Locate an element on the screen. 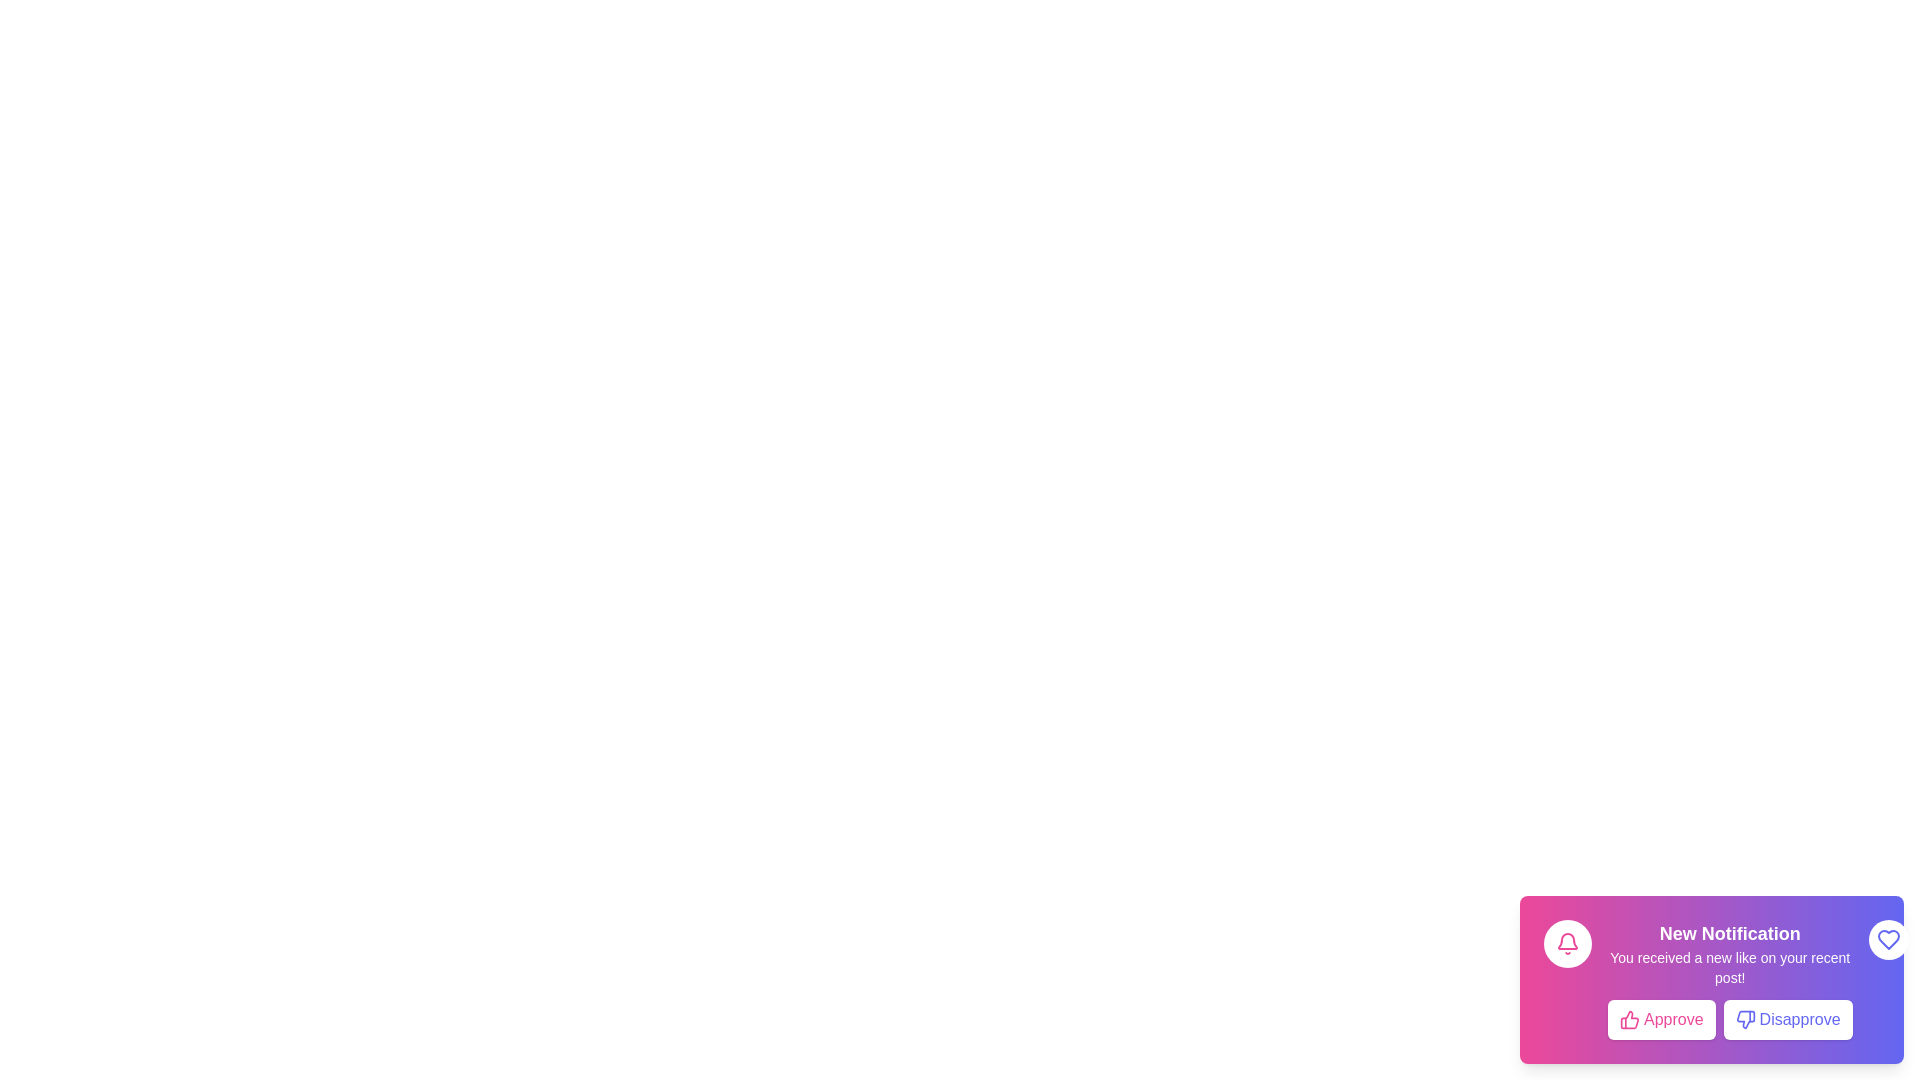 The image size is (1920, 1080). the 'Disapprove' button to disapprove the notification is located at coordinates (1788, 1019).